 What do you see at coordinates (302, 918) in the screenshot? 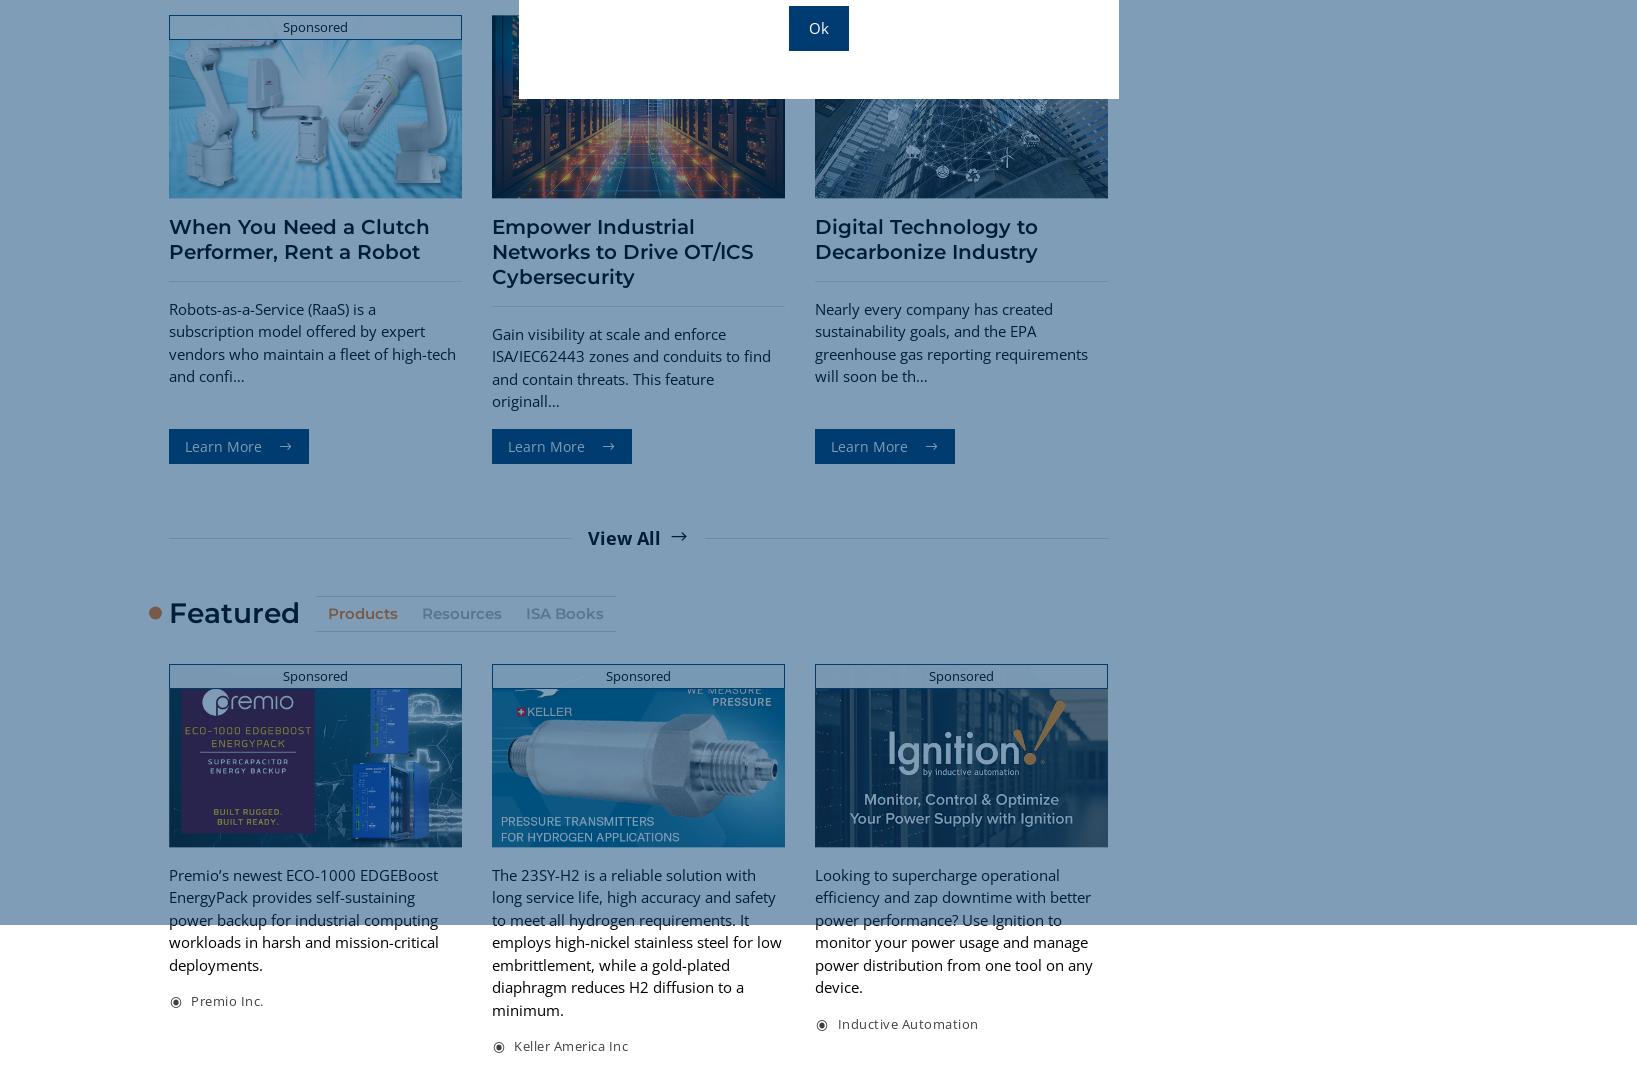
I see `'Premio’s newest ECO-1000 EDGEBoost EnergyPack provides self-sustaining power backup for industrial computing workloads in harsh and mission-critical deployments.'` at bounding box center [302, 918].